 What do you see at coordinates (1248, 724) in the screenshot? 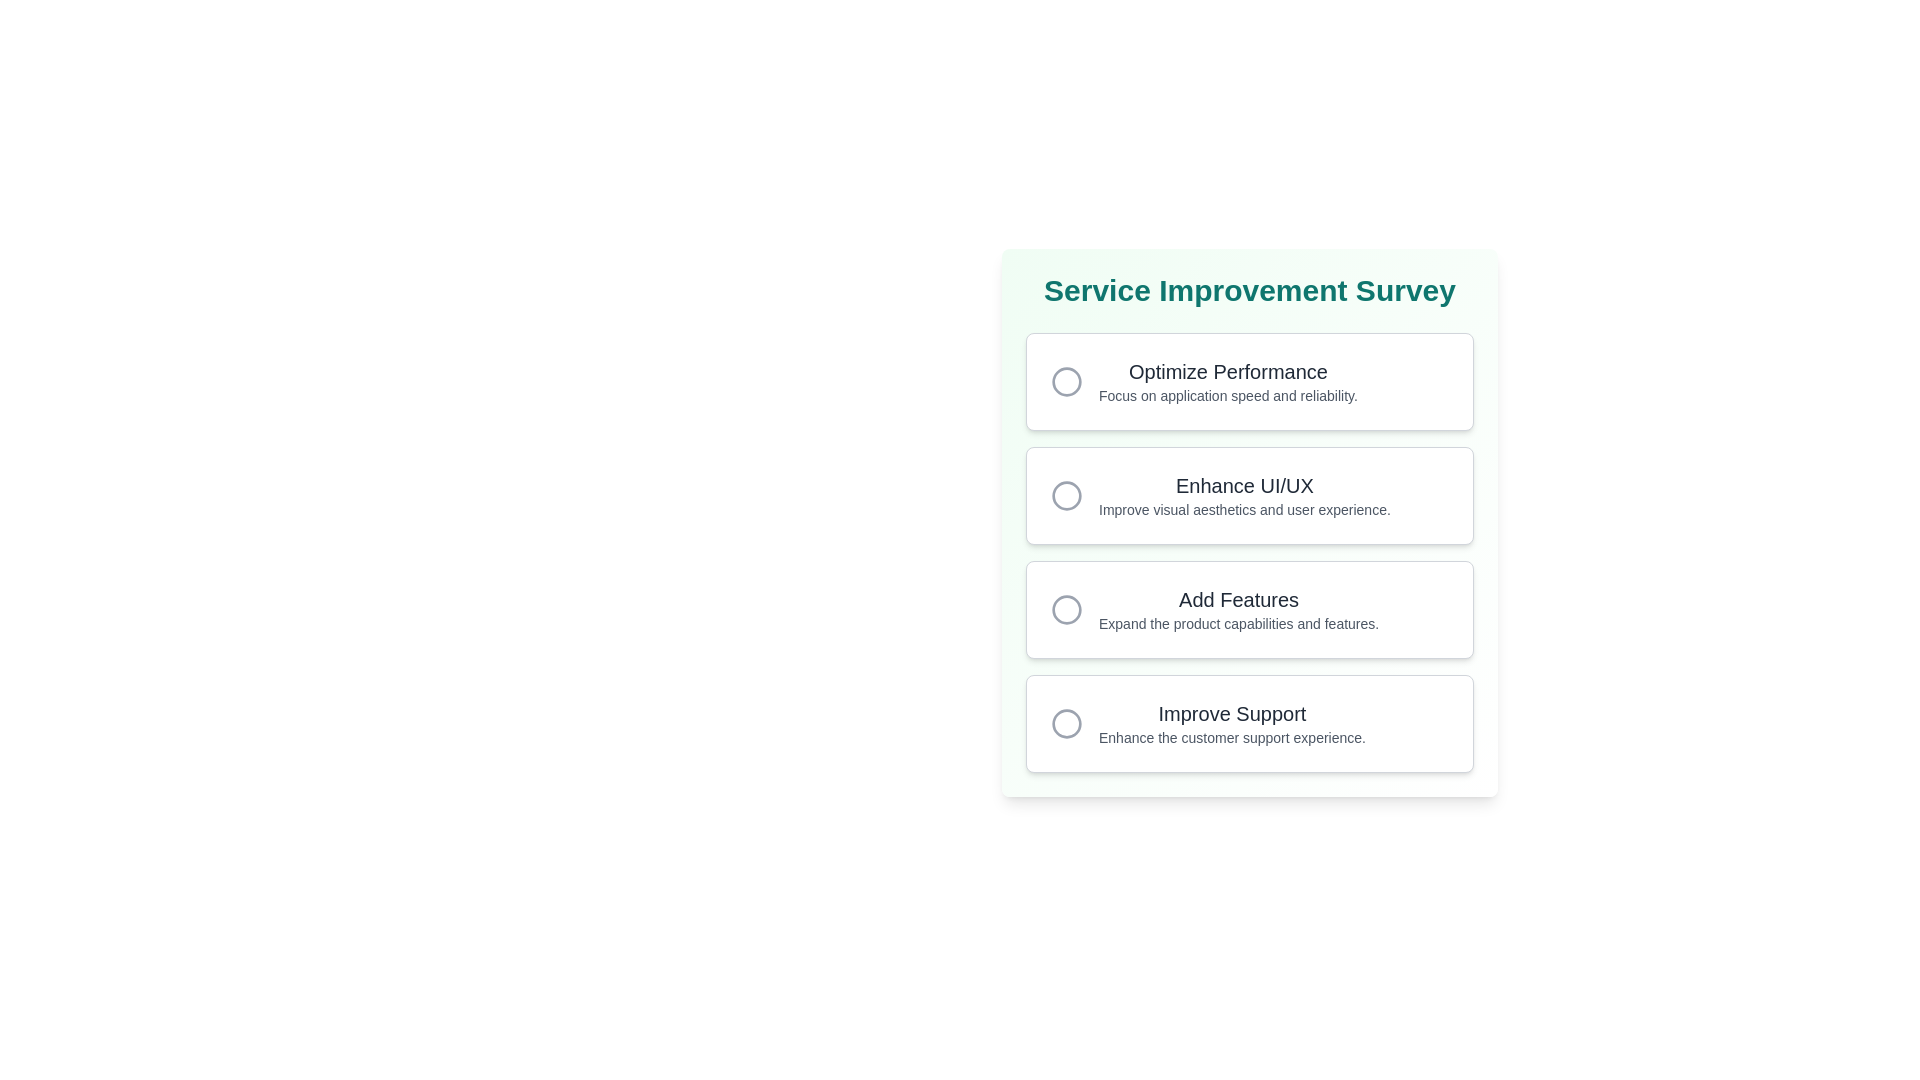
I see `the Selectable Card for improving customer support in the Service Improvement Survey` at bounding box center [1248, 724].